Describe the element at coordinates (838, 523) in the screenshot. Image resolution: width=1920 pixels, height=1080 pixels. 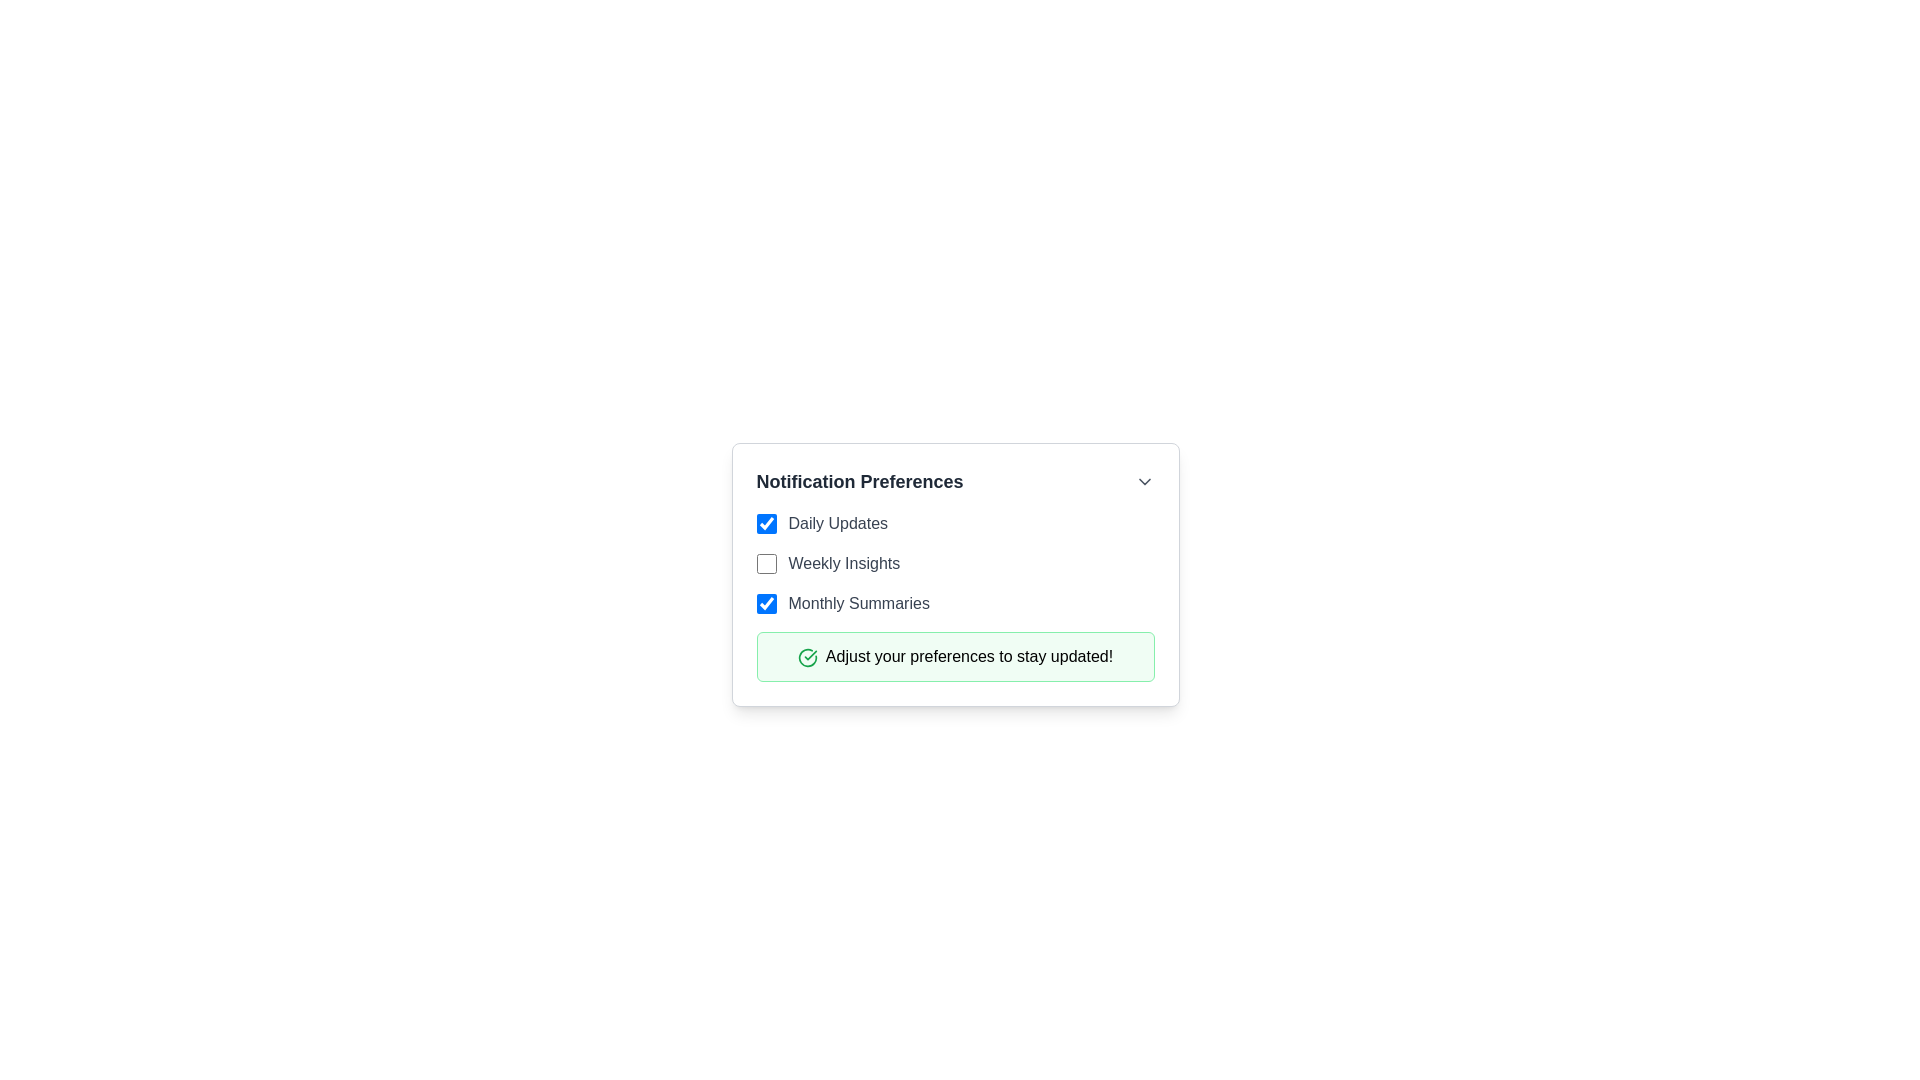
I see `text label describing the functionality of the checkbox for enabling or disabling 'Daily Updates' notifications, located in the 'Notification Preferences' section and positioned to the right of the first checkbox` at that location.